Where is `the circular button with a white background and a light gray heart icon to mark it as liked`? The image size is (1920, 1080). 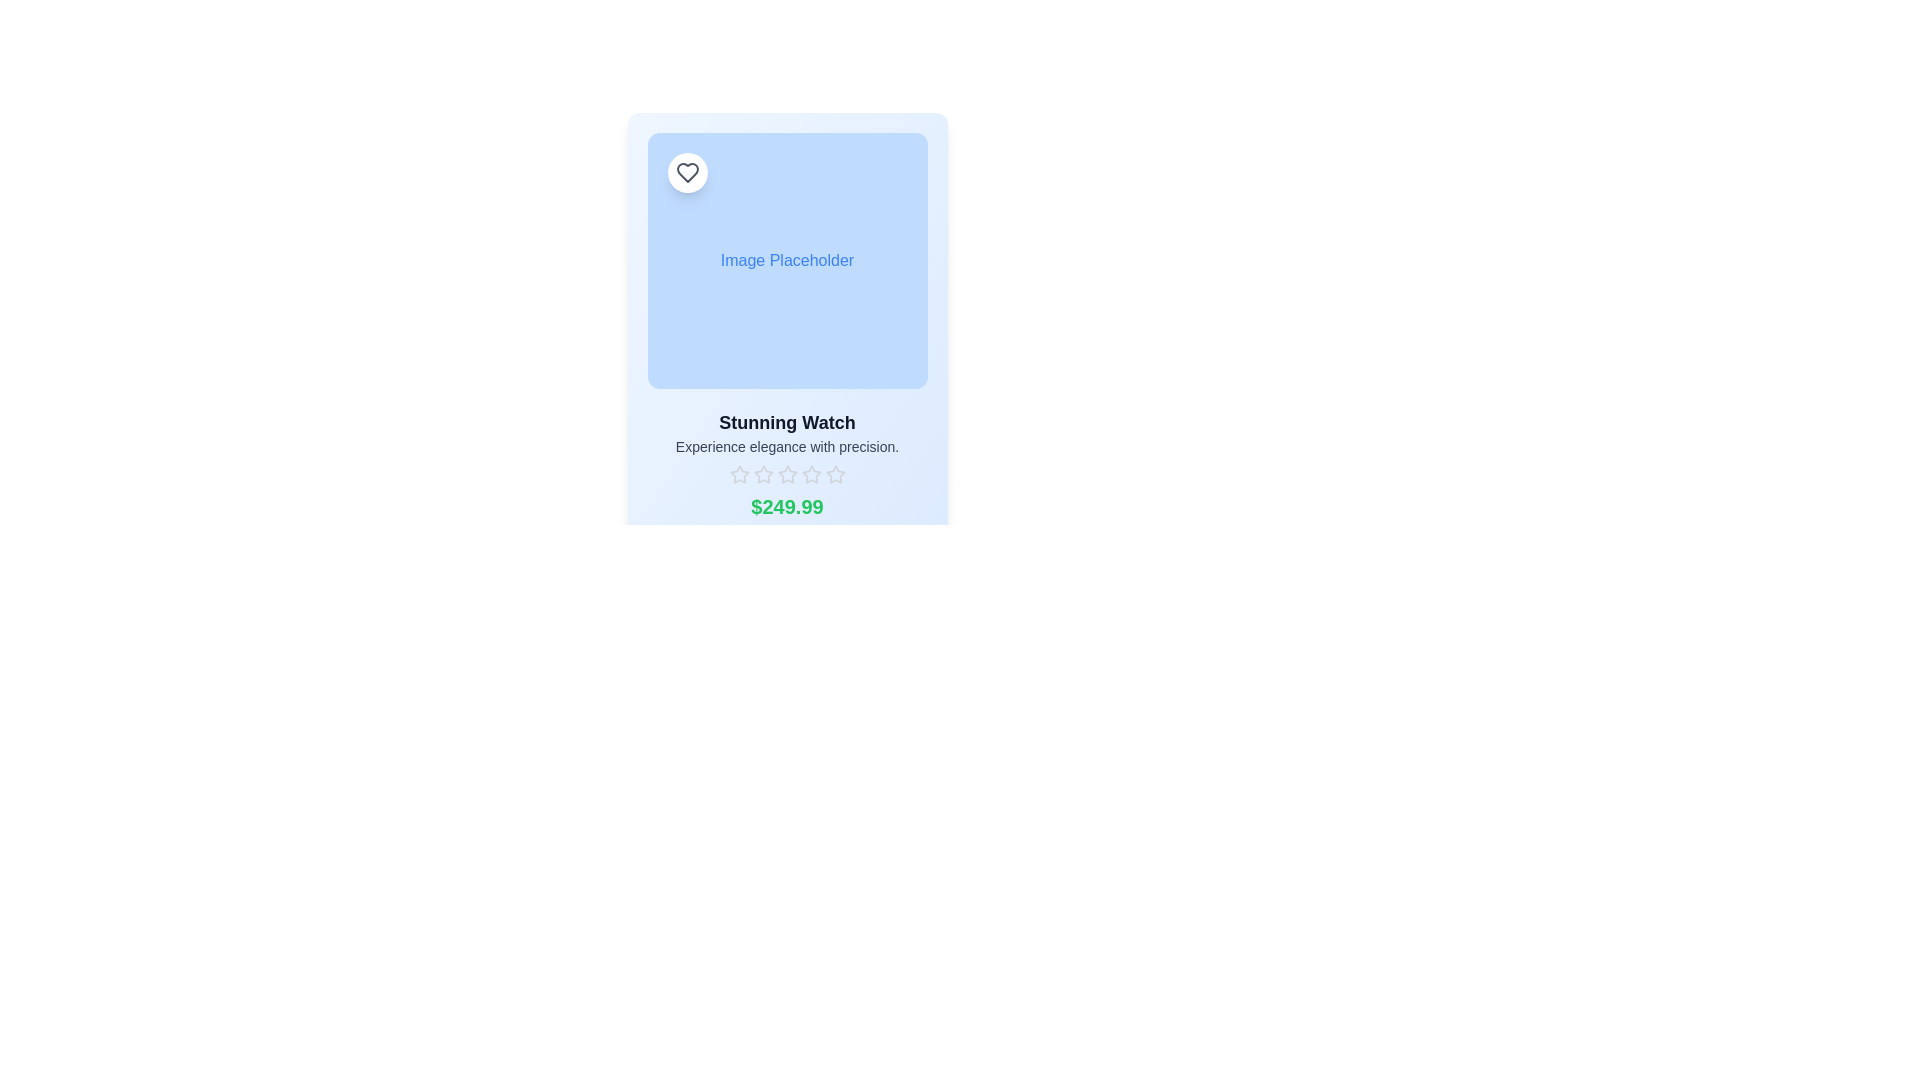
the circular button with a white background and a light gray heart icon to mark it as liked is located at coordinates (687, 172).